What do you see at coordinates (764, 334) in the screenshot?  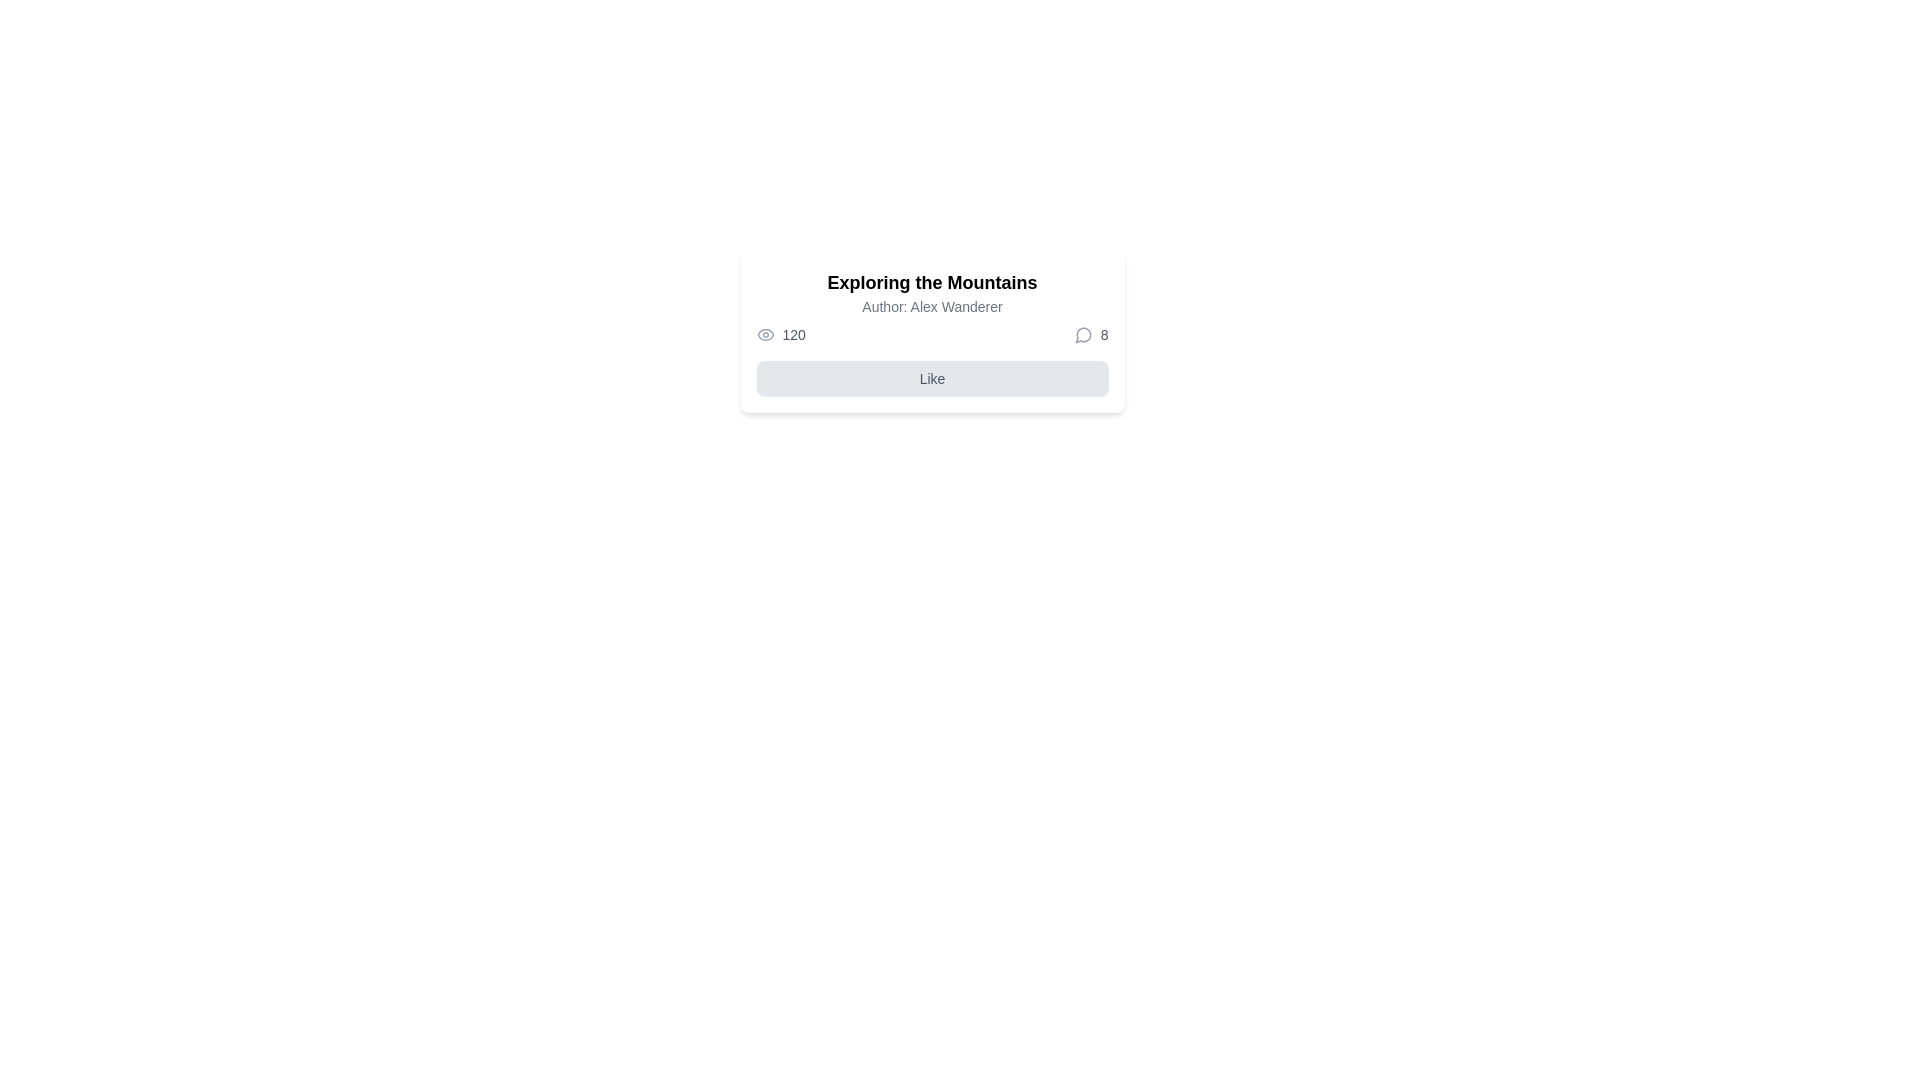 I see `the eye icon with a gray outline located to the left of the text '120'` at bounding box center [764, 334].